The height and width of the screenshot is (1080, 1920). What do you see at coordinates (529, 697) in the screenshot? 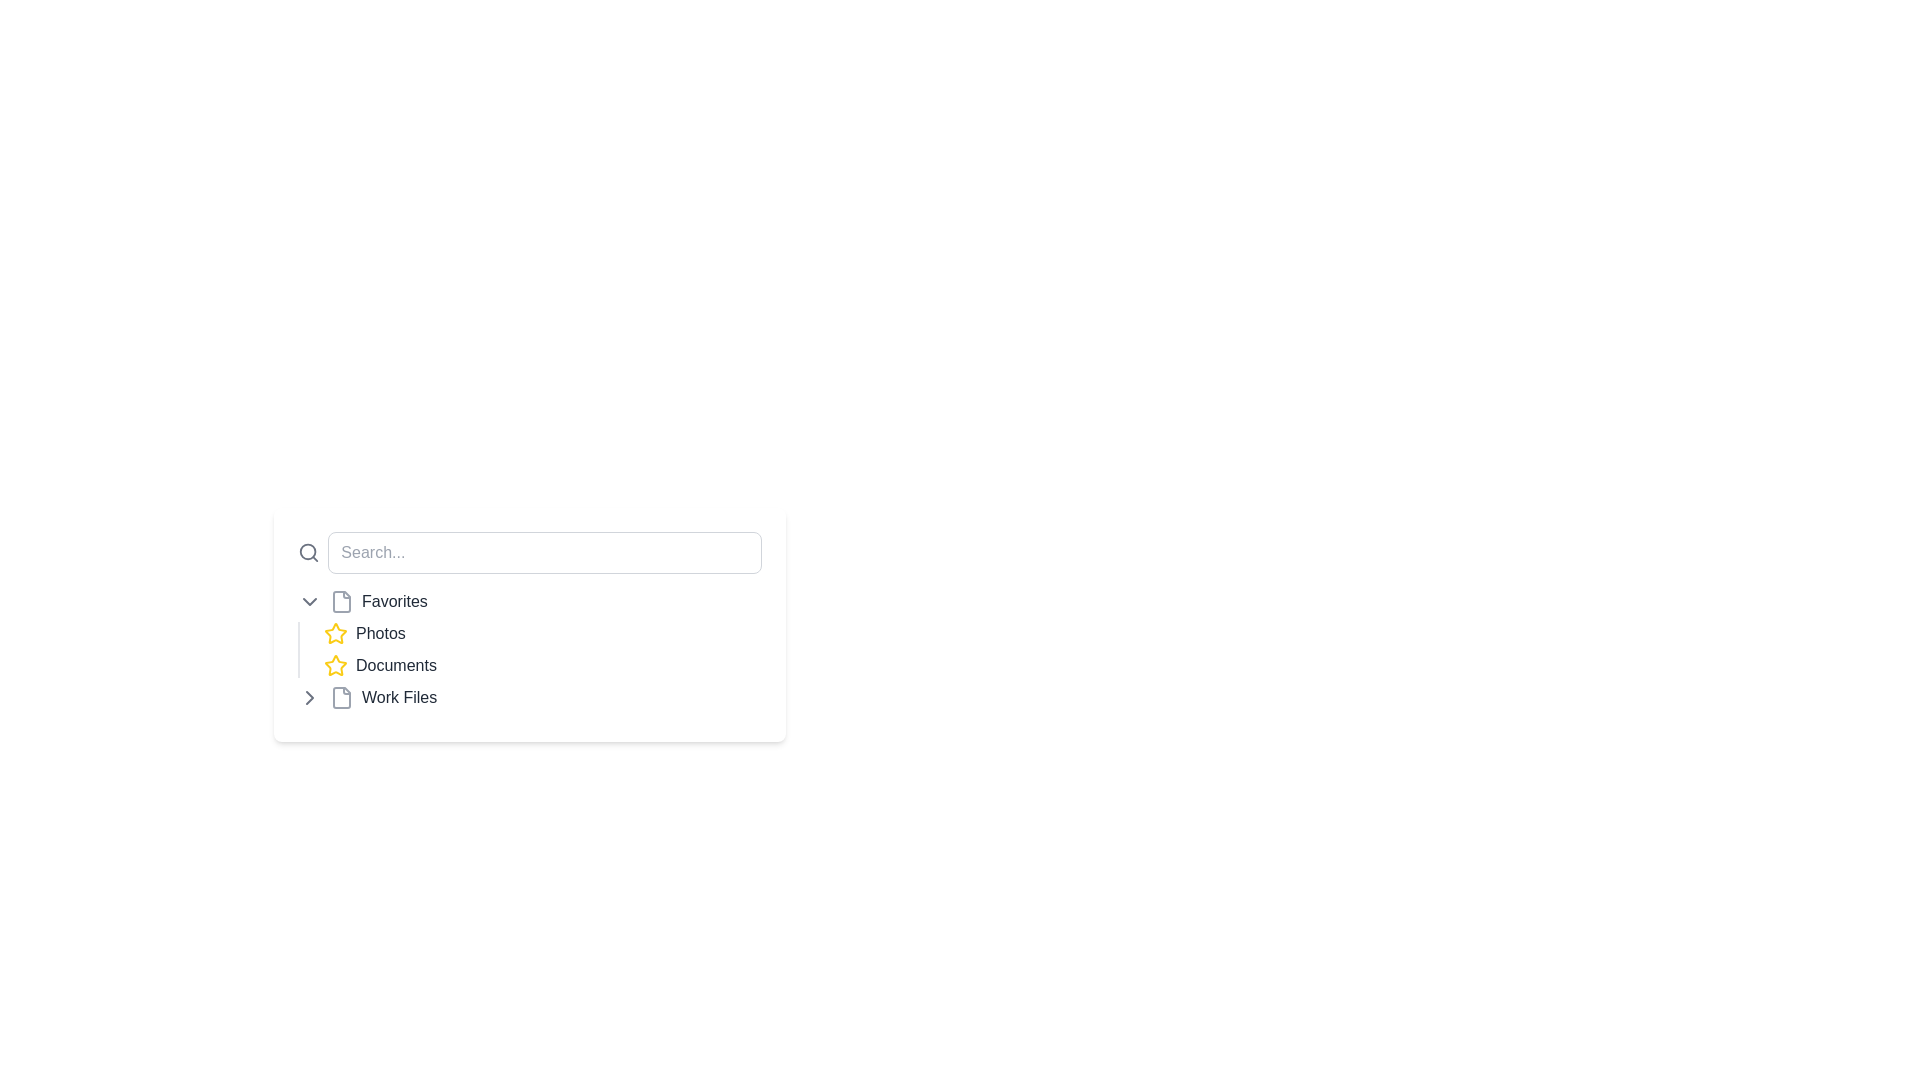
I see `the chevron on the fourth entry in the 'Favorites' sidebar labeled 'Work Files'` at bounding box center [529, 697].